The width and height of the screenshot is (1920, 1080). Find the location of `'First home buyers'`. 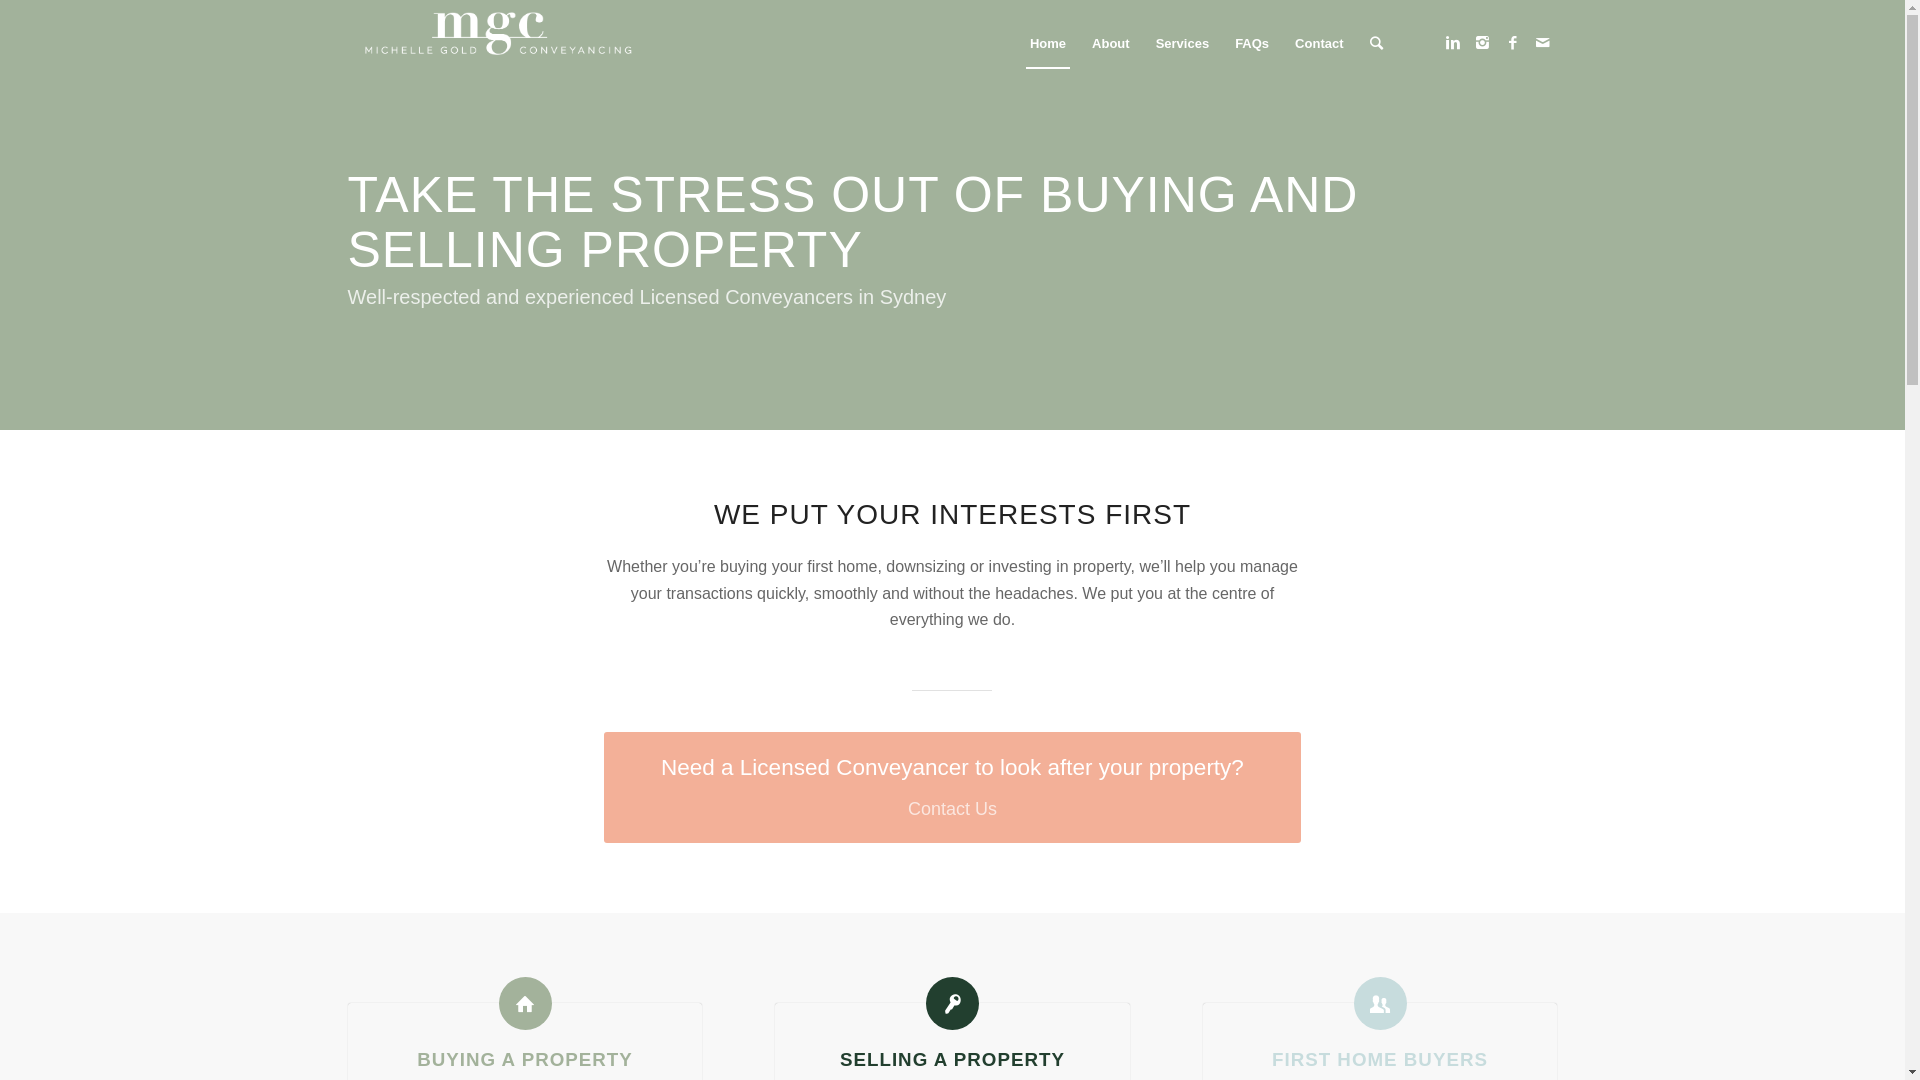

'First home buyers' is located at coordinates (1379, 1003).